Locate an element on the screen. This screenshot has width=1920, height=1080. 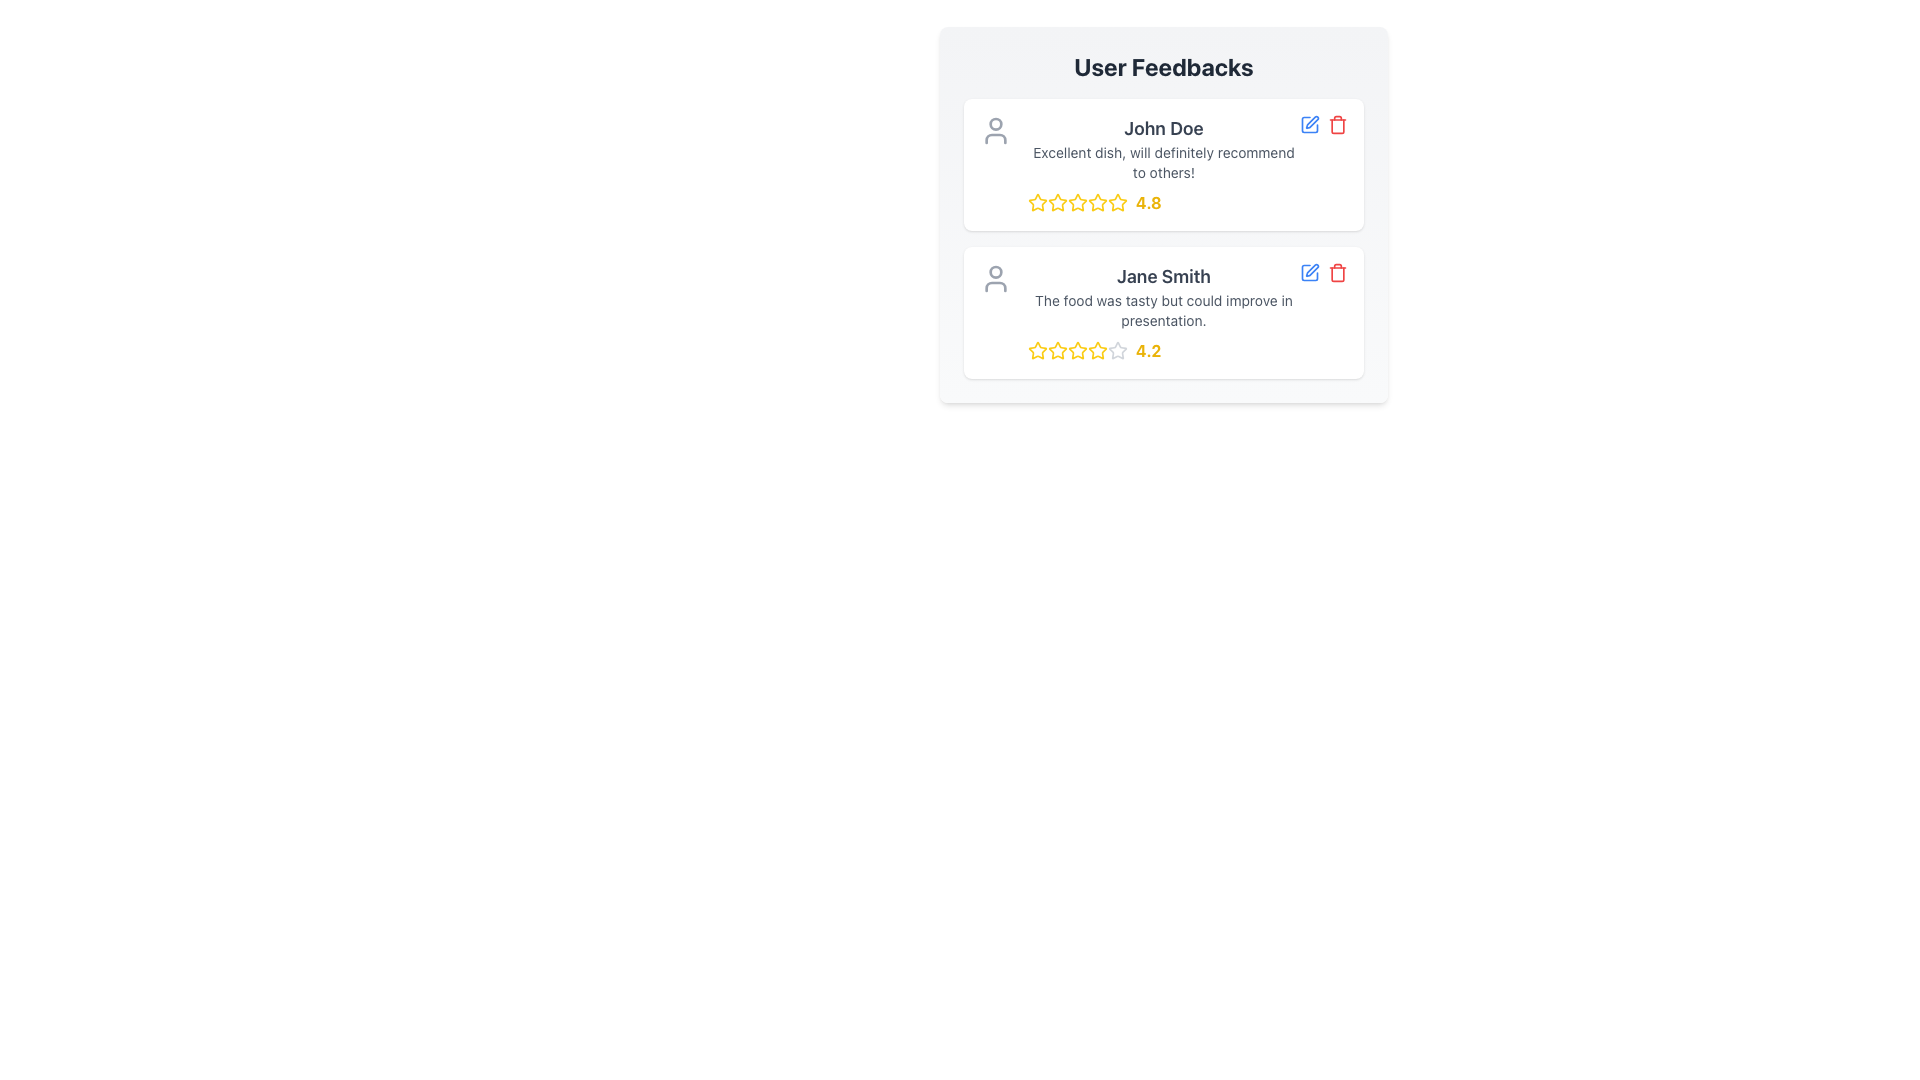
the fourth star icon in the yellow and gray rating system, located before the text '4.2' in Jane Smith's review is located at coordinates (1077, 350).